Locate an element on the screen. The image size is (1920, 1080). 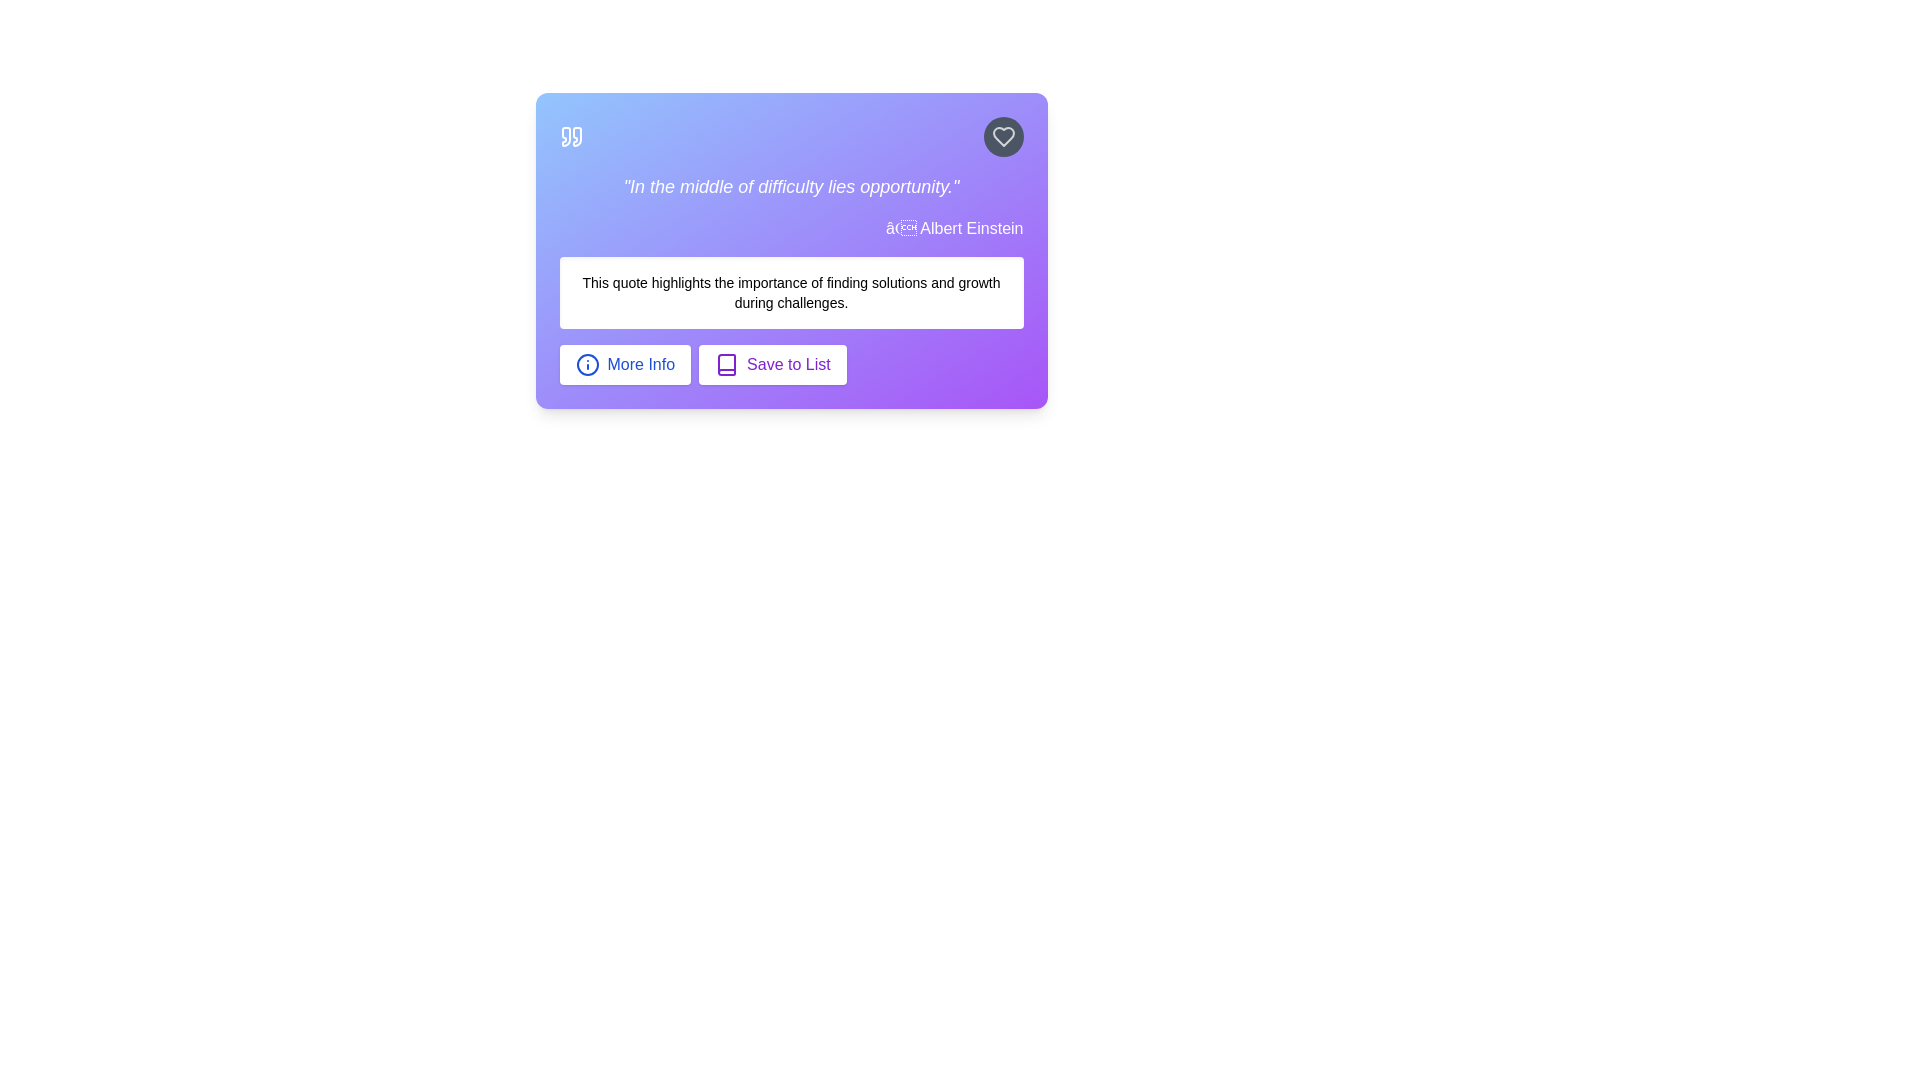
the 'More Info' and 'Save to List' buttons in the Horizontal button group is located at coordinates (790, 365).